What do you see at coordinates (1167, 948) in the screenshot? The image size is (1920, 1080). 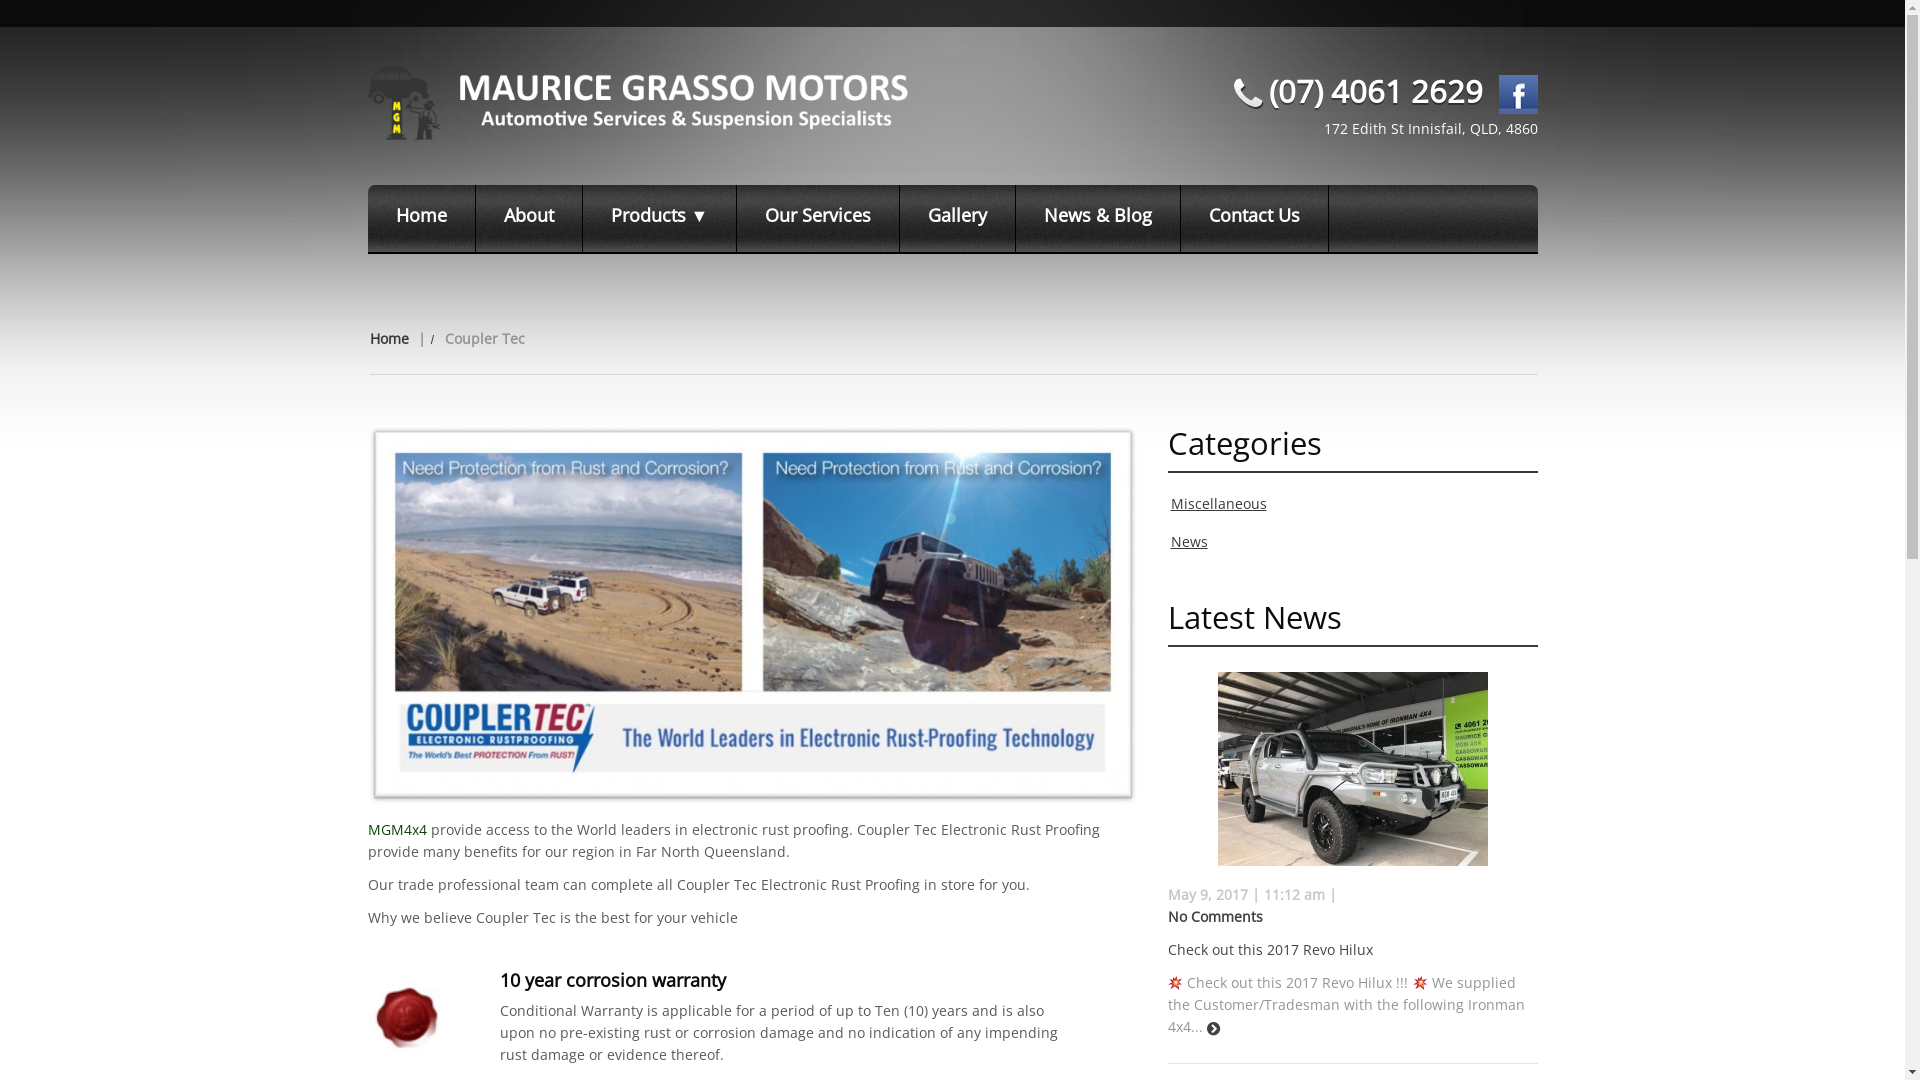 I see `'Check out this 2017 Revo Hilux'` at bounding box center [1167, 948].